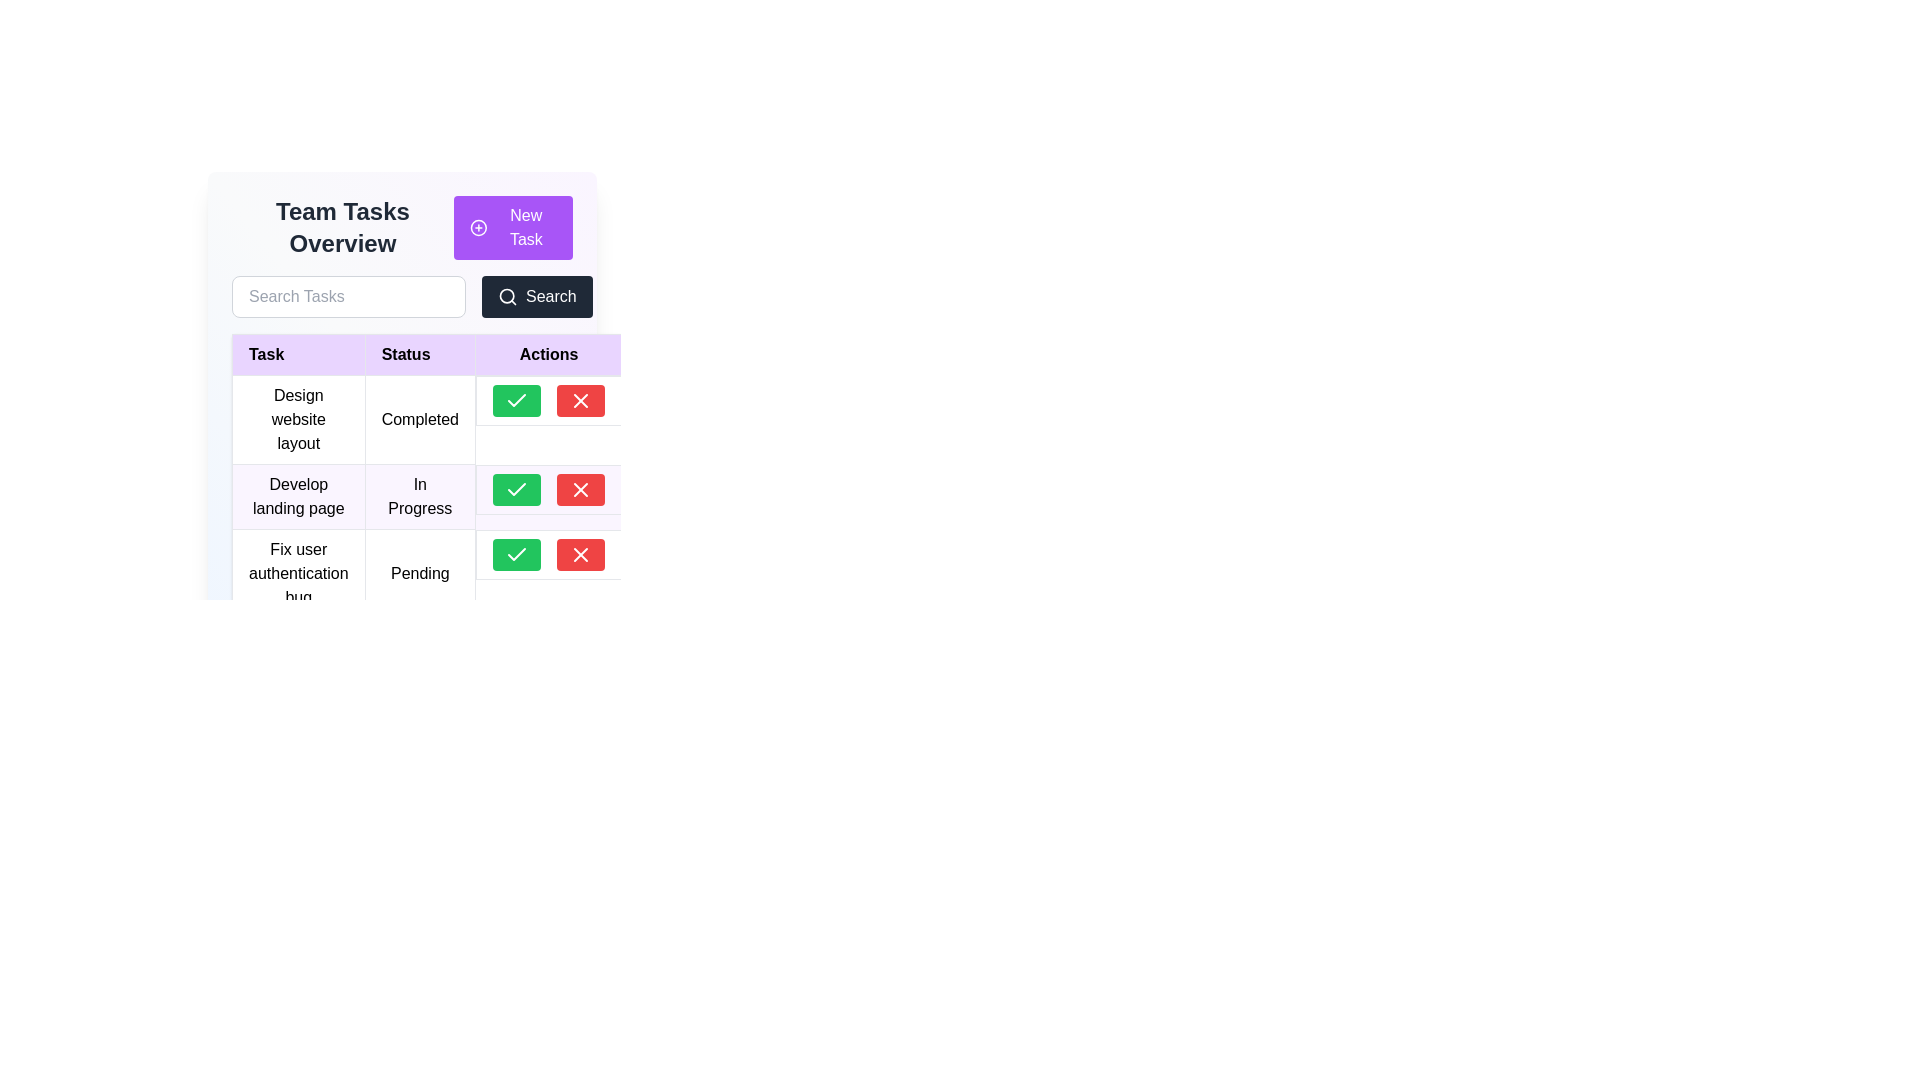 The width and height of the screenshot is (1920, 1080). What do you see at coordinates (579, 554) in the screenshot?
I see `the 'Delete' icon button located in the 'Actions' column of the last row in the task table associated with the task titled 'Fix user authentication bug'` at bounding box center [579, 554].